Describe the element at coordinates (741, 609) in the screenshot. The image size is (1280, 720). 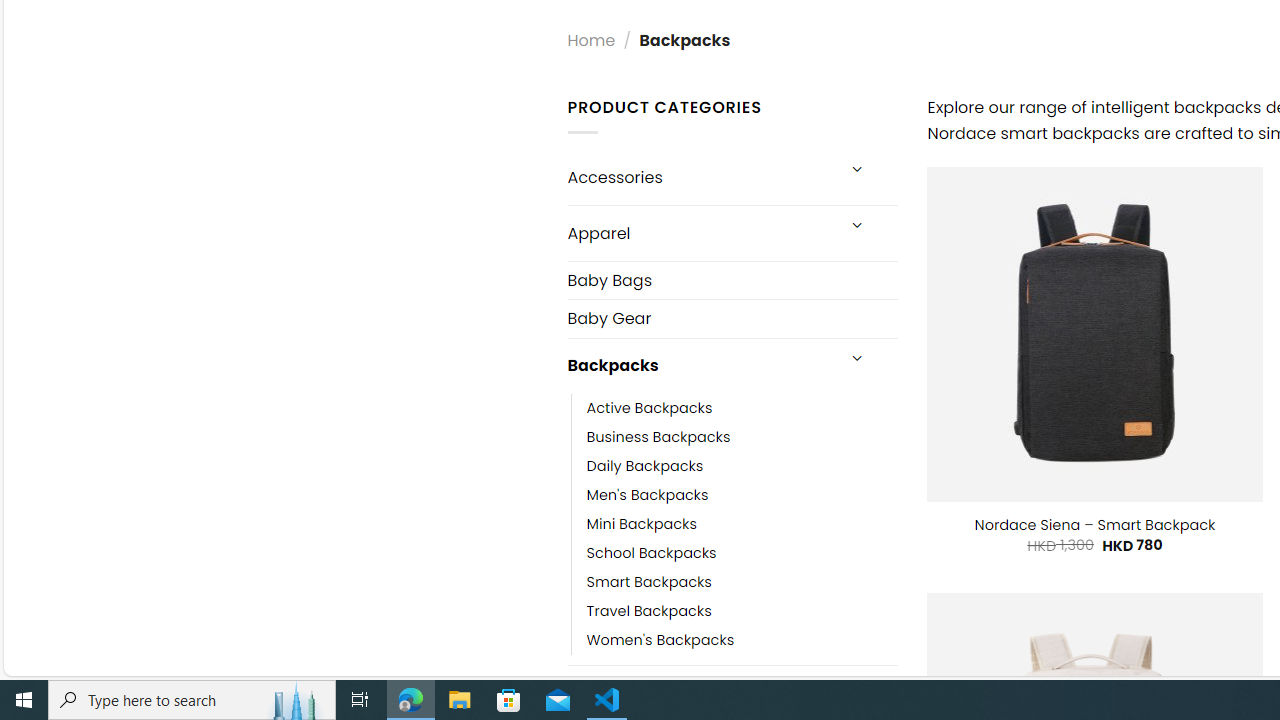
I see `'Travel Backpacks'` at that location.